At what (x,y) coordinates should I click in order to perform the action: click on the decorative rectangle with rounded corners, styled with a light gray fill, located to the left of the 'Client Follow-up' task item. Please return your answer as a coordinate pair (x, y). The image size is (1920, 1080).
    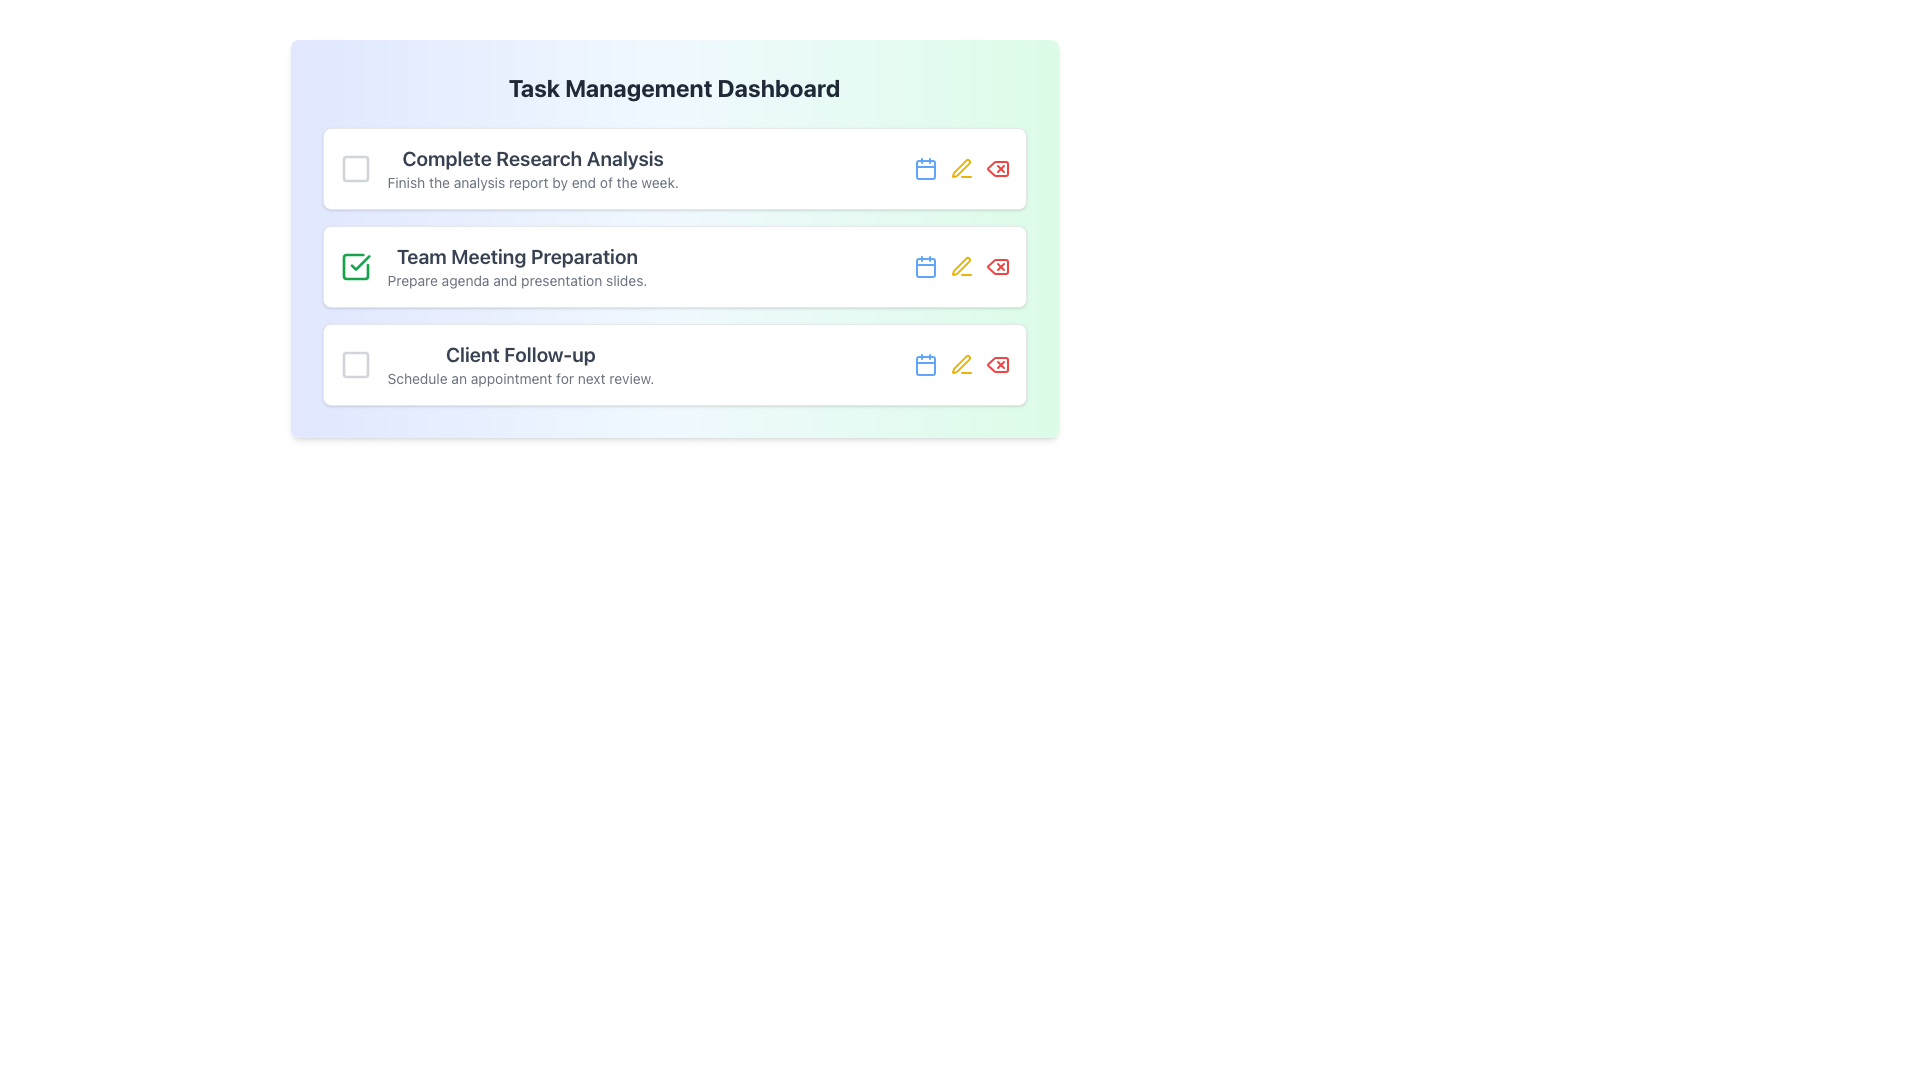
    Looking at the image, I should click on (355, 365).